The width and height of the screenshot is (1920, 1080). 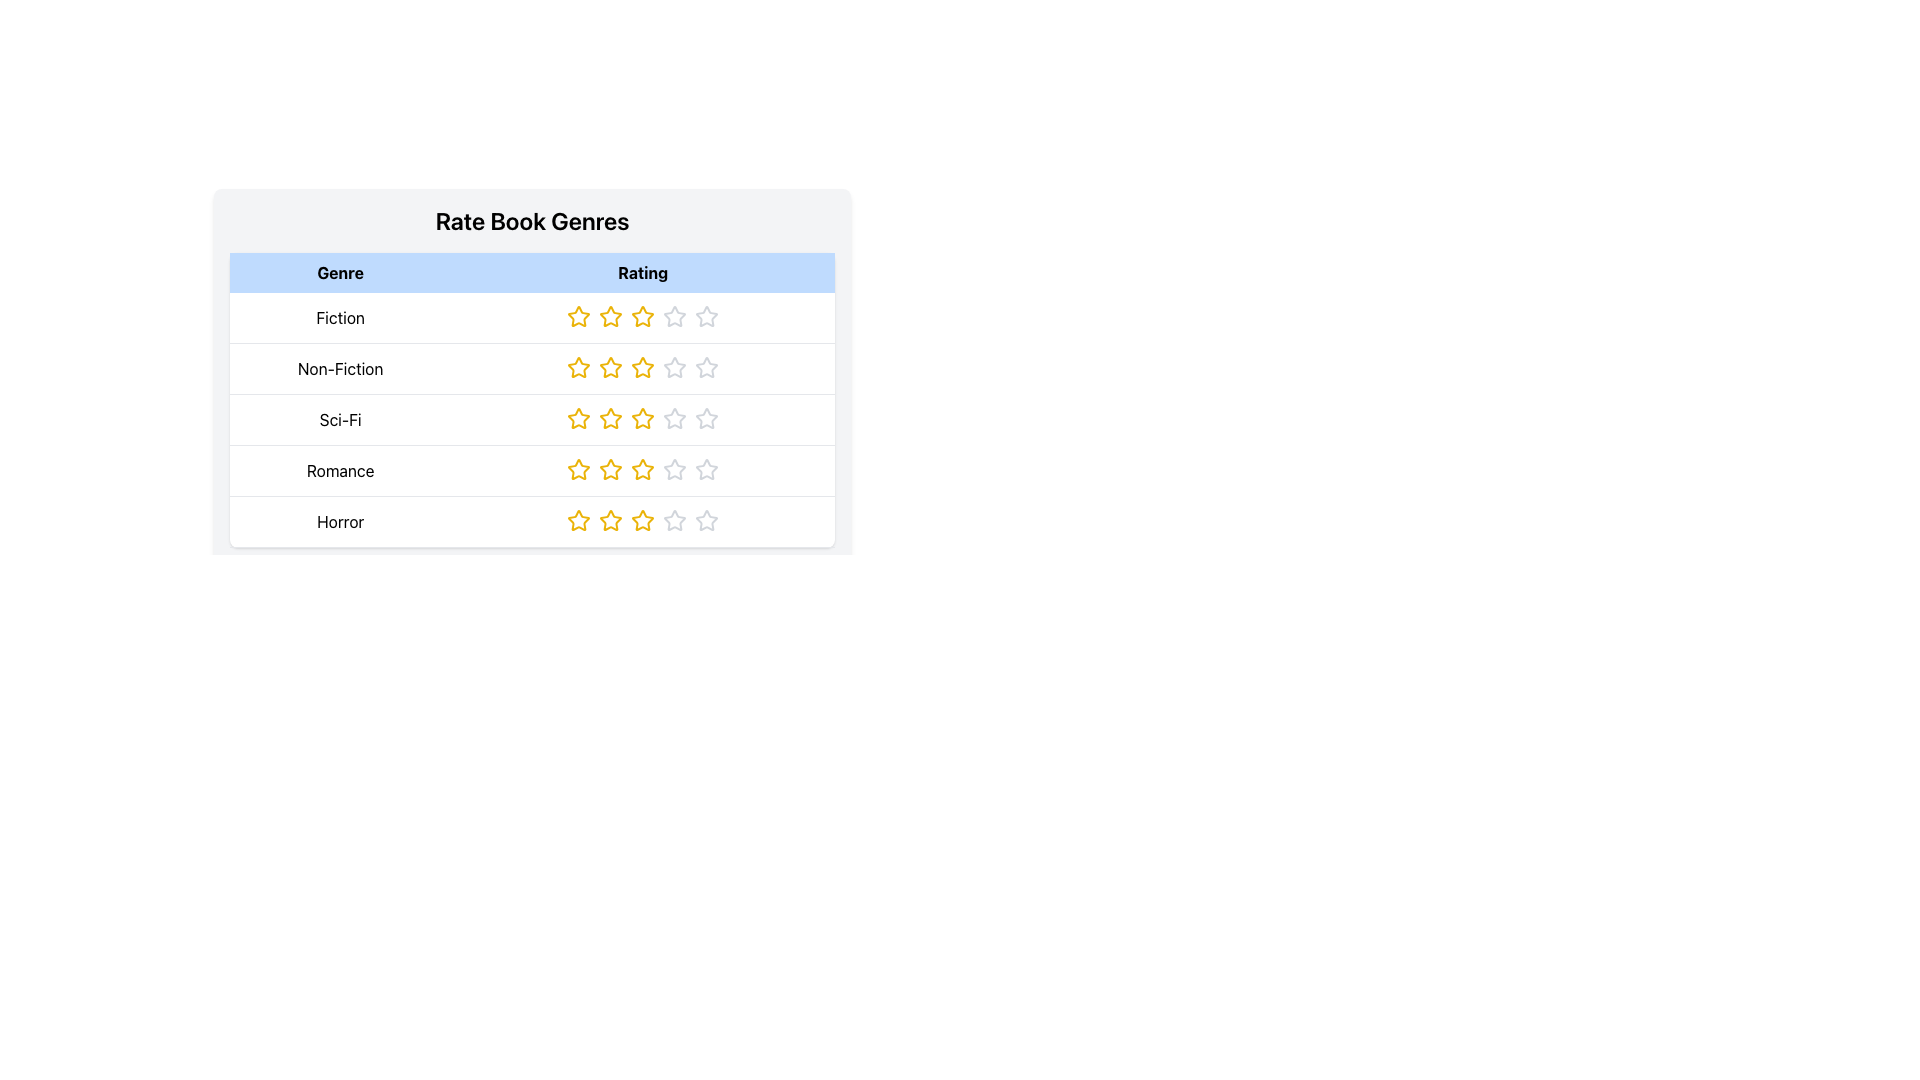 What do you see at coordinates (707, 315) in the screenshot?
I see `the fourth star in the 'Rating' column for the 'Fiction' genre to assign or modify the rating` at bounding box center [707, 315].